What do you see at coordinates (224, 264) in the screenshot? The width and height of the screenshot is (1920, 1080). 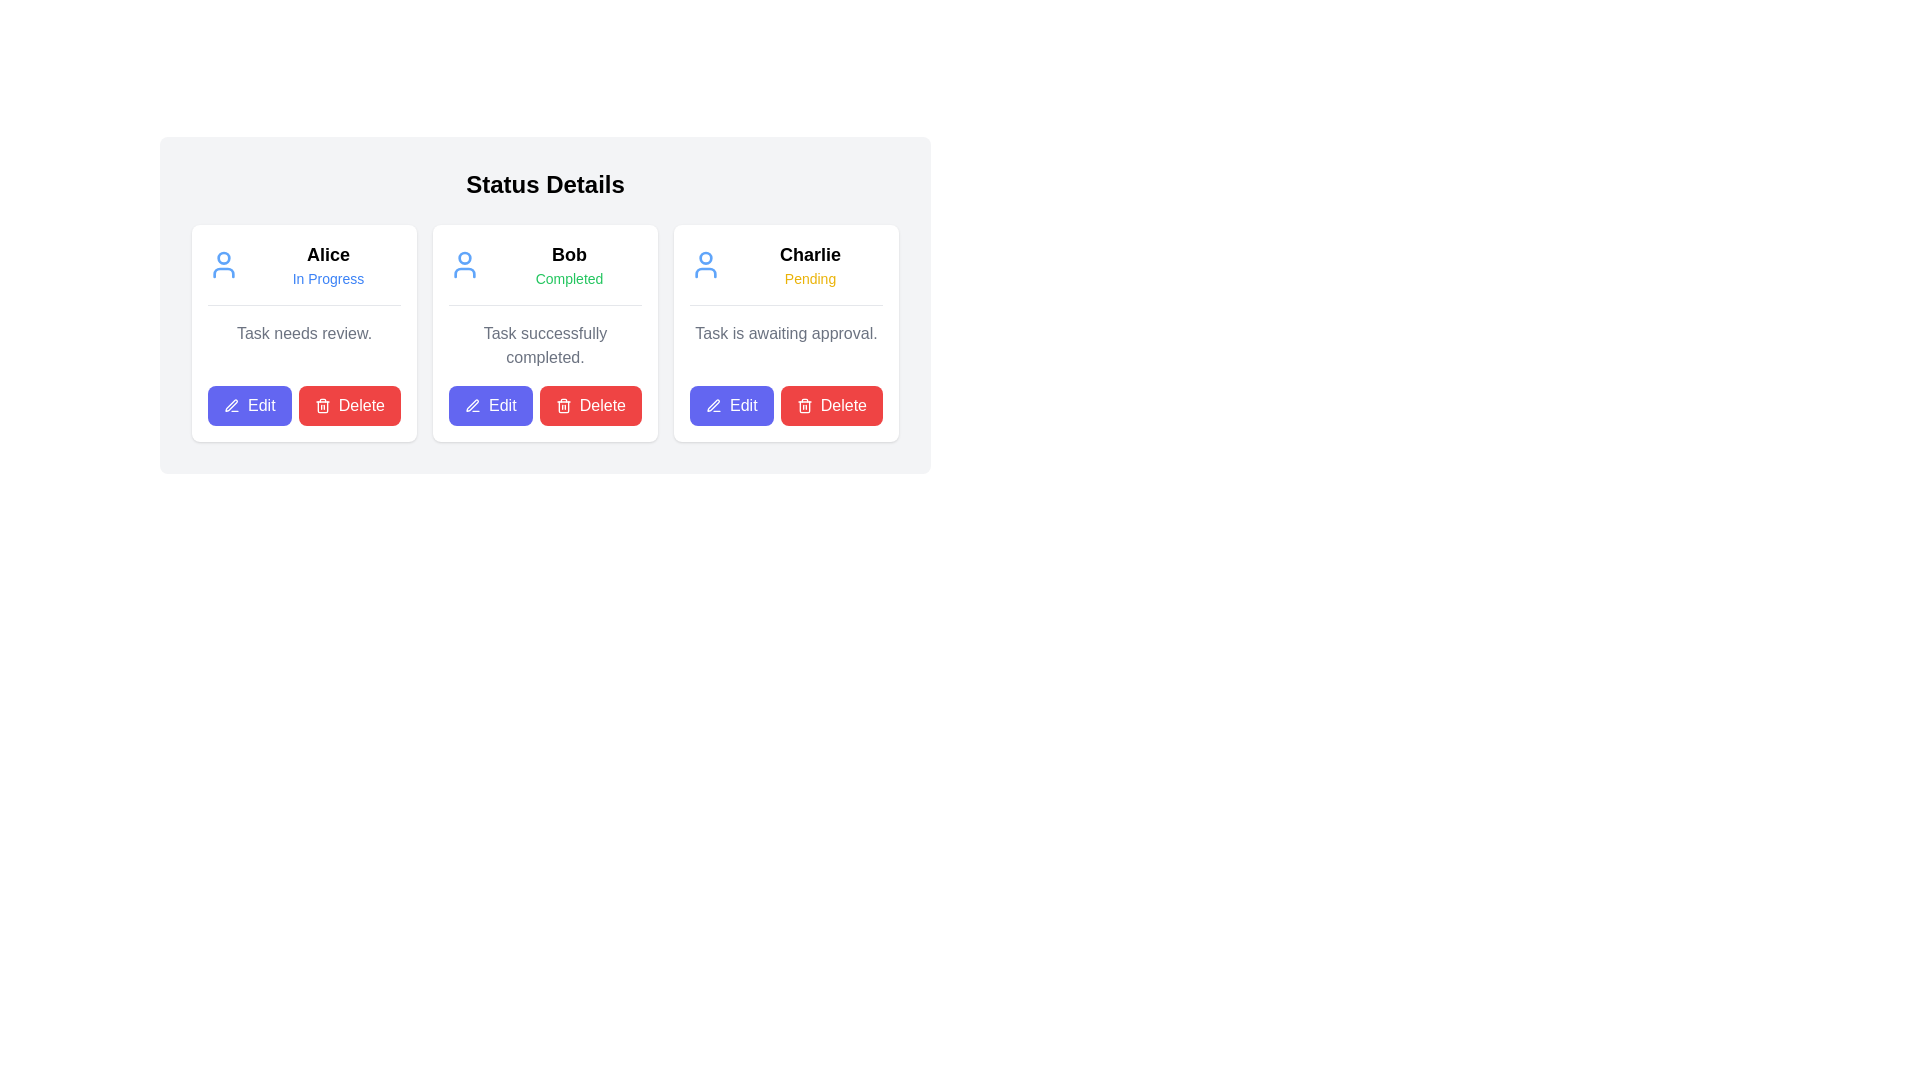 I see `the user avatar icon representing 'Alice', located at the top-left corner of the card, above the text 'Alice' and status 'In Progress'` at bounding box center [224, 264].